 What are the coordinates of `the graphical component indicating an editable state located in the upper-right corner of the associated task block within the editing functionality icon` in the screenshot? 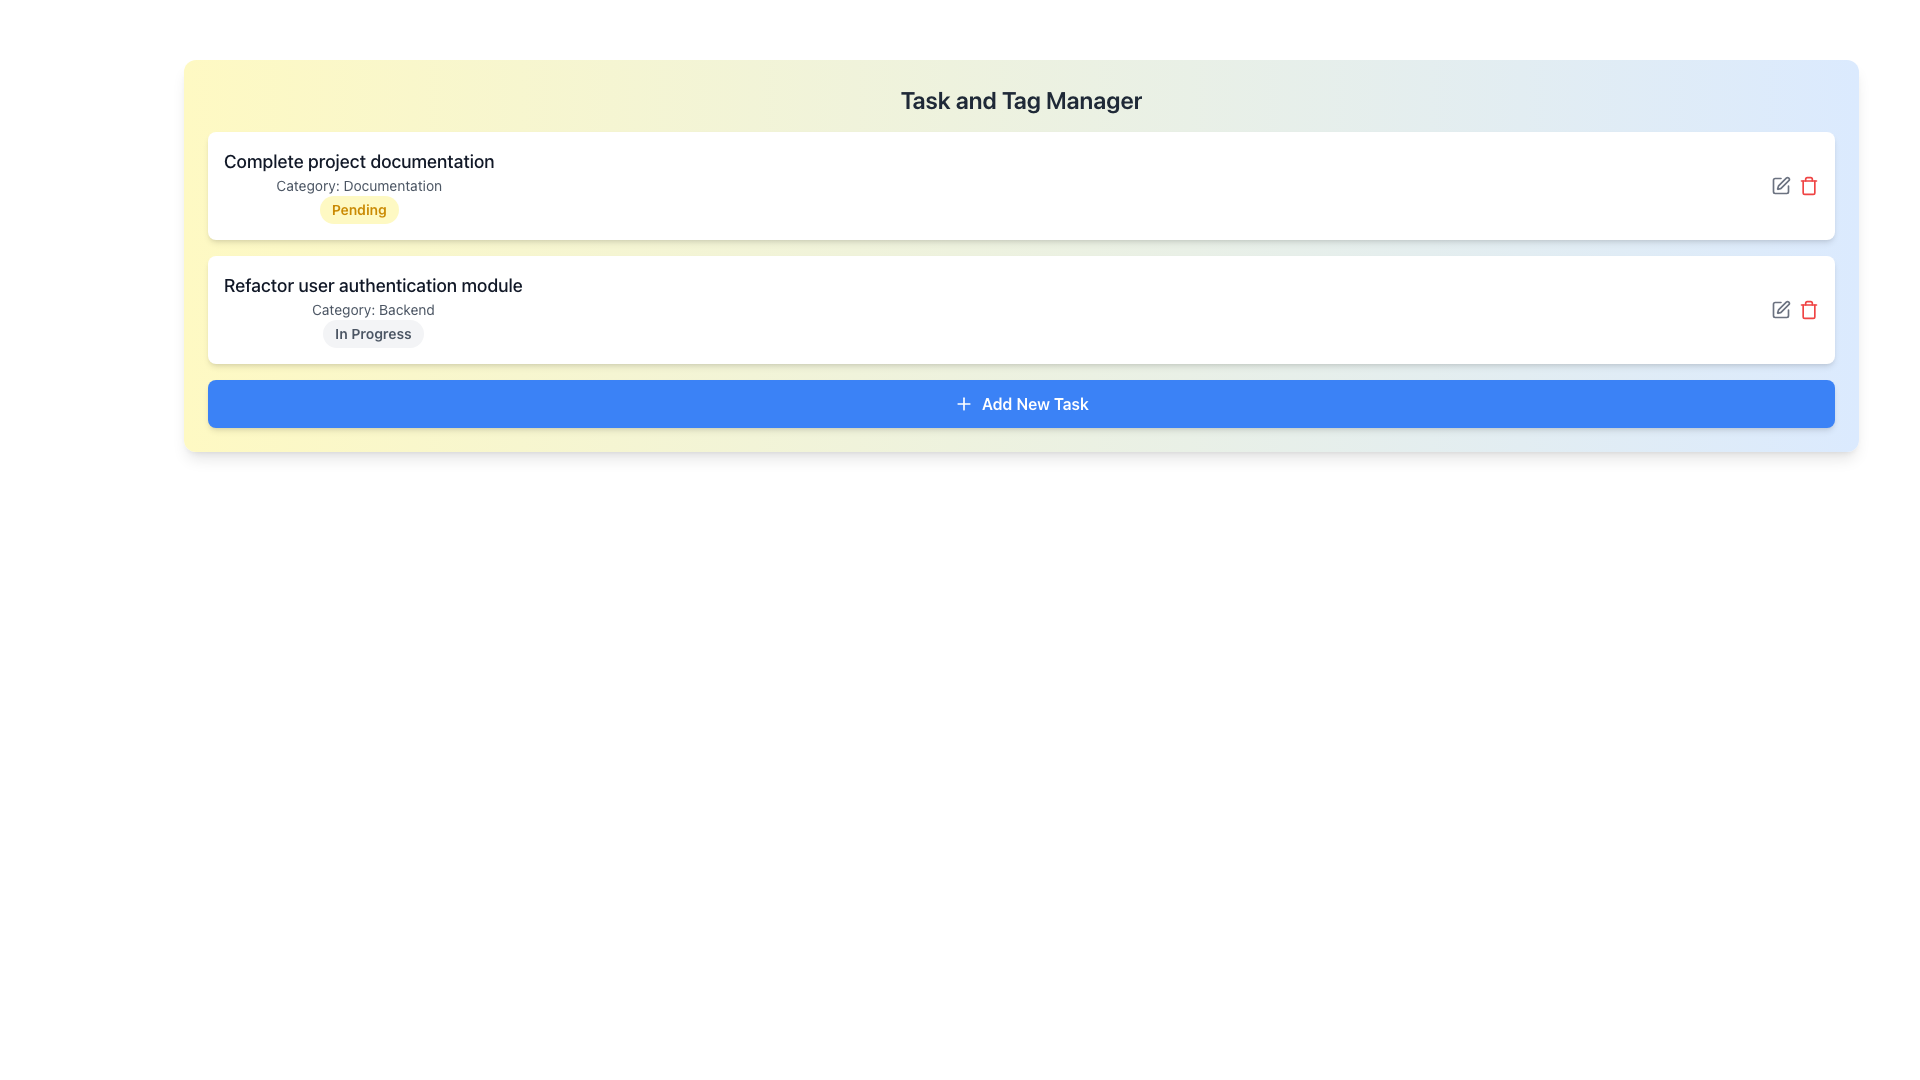 It's located at (1780, 309).